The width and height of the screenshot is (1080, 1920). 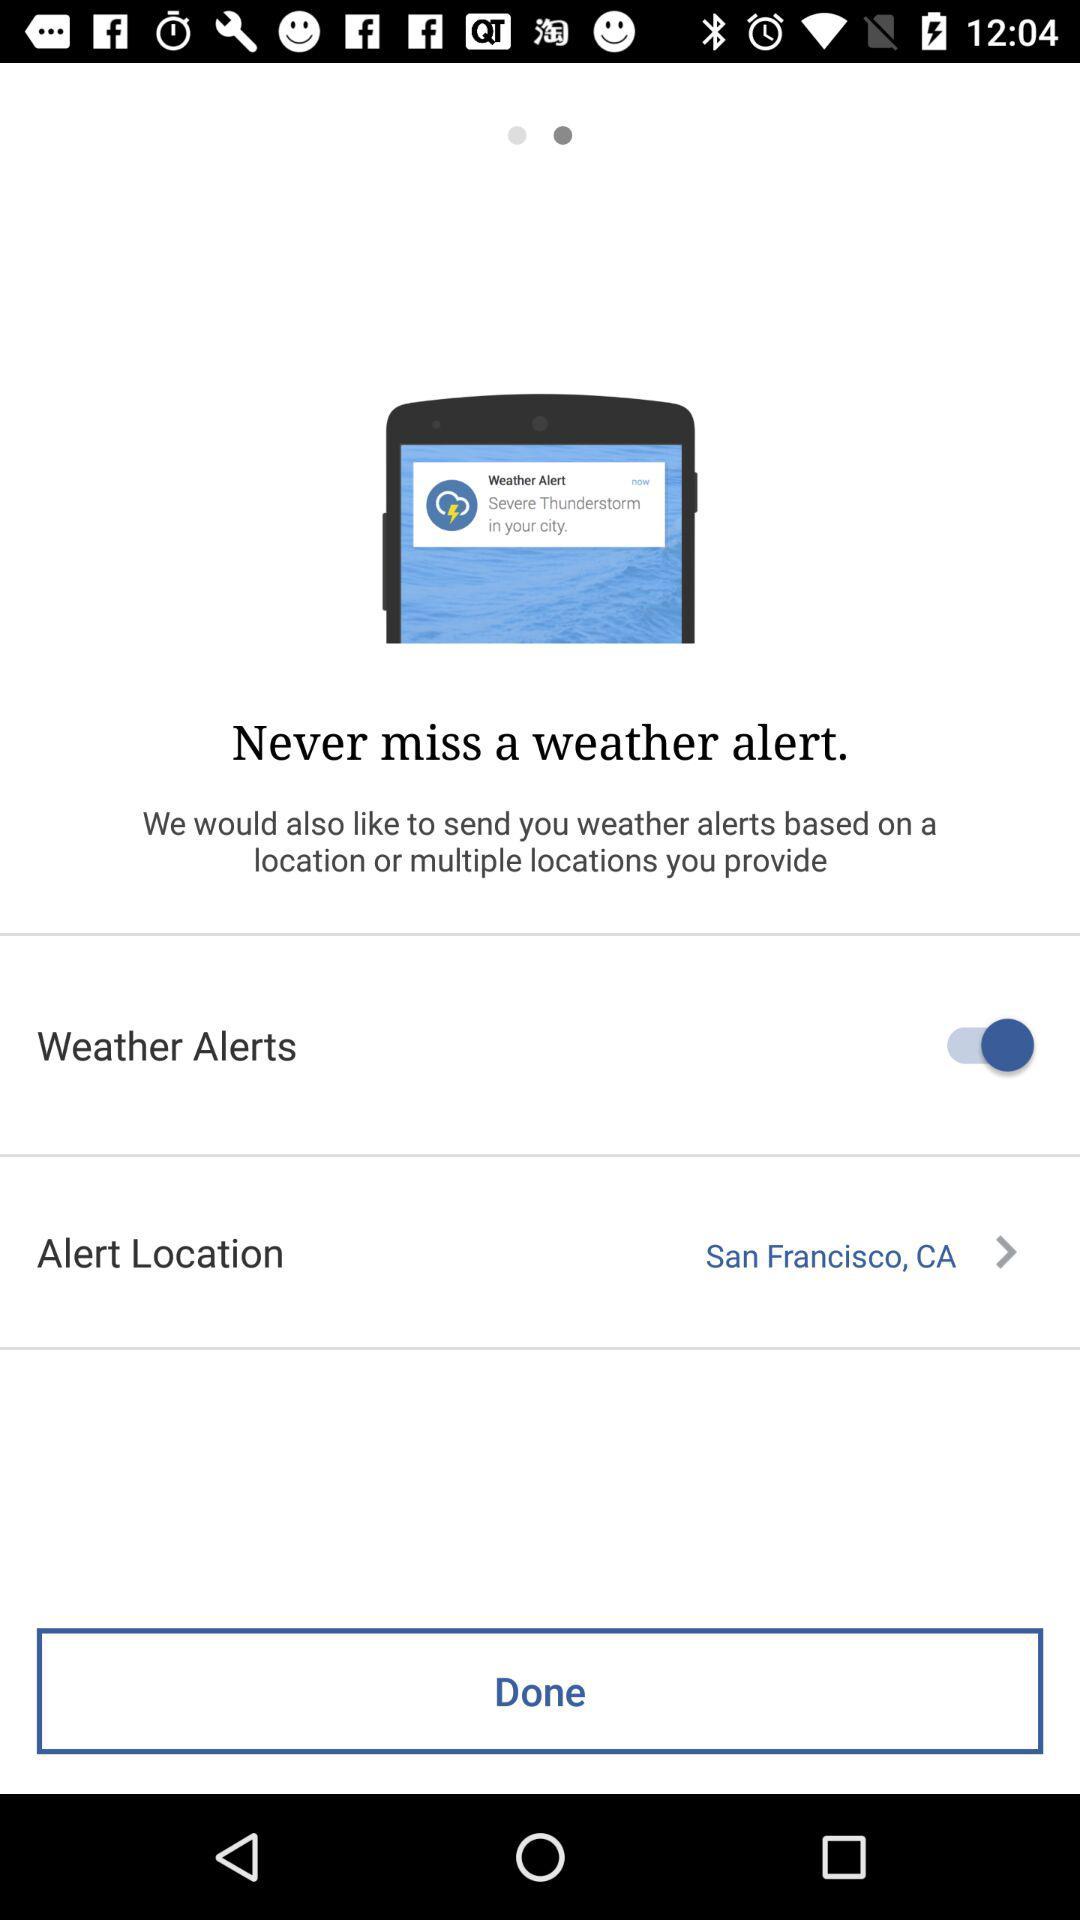 What do you see at coordinates (860, 1254) in the screenshot?
I see `the item to the right of alert location item` at bounding box center [860, 1254].